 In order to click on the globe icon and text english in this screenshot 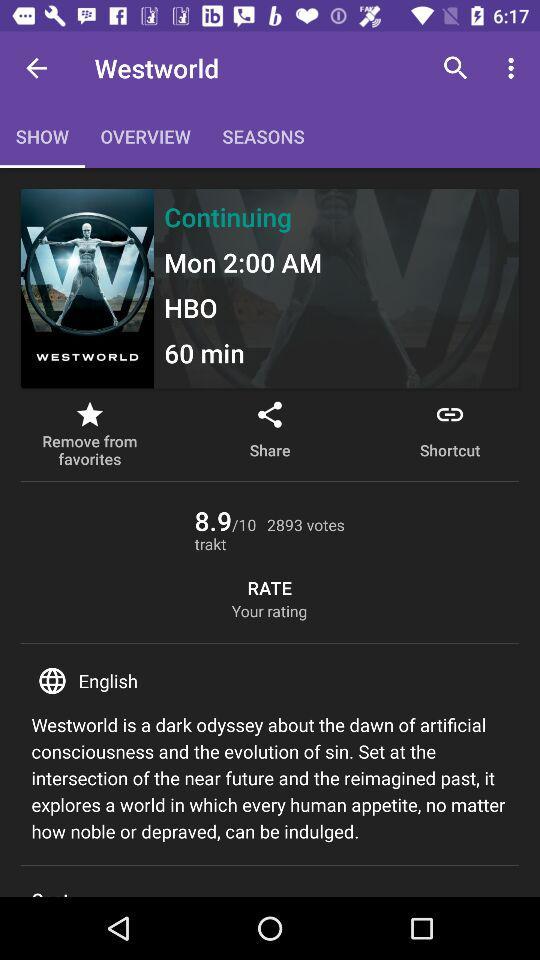, I will do `click(270, 681)`.